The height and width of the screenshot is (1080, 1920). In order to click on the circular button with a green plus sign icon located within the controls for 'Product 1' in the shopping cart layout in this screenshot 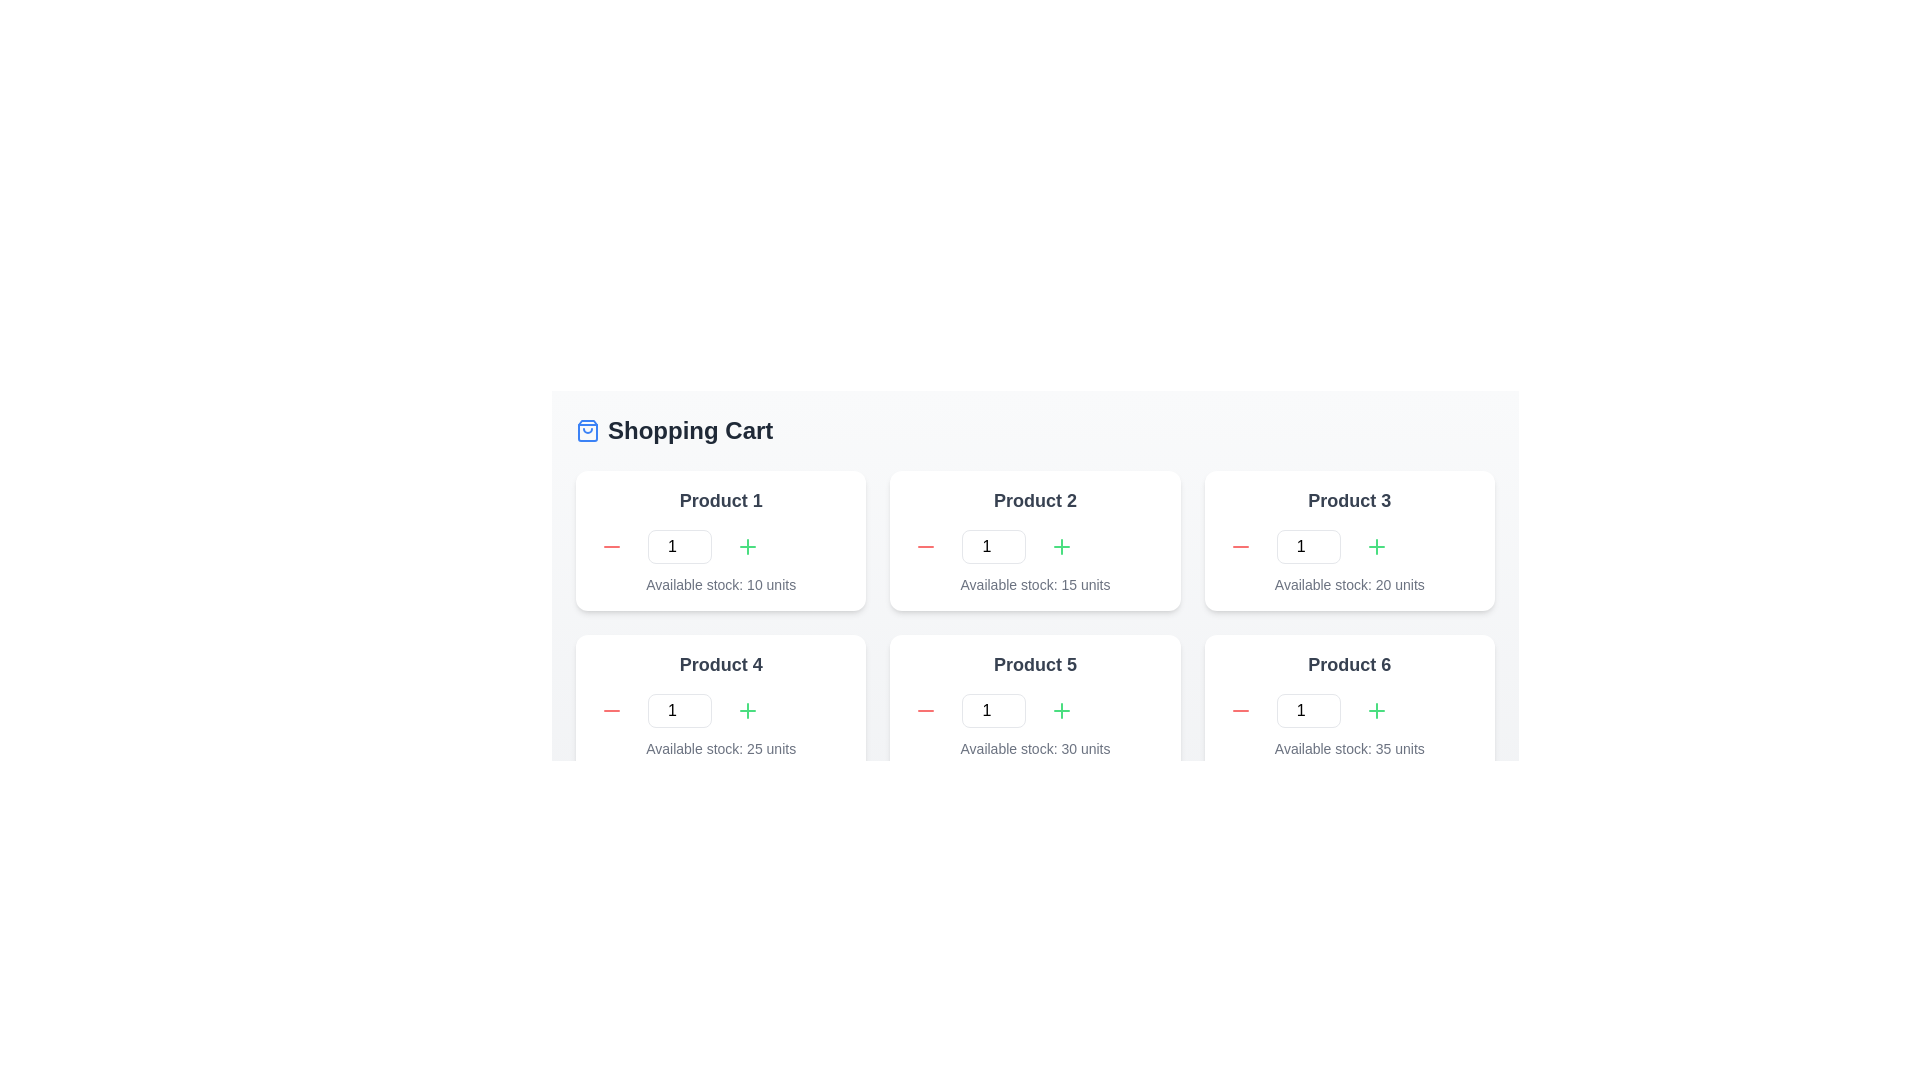, I will do `click(747, 547)`.